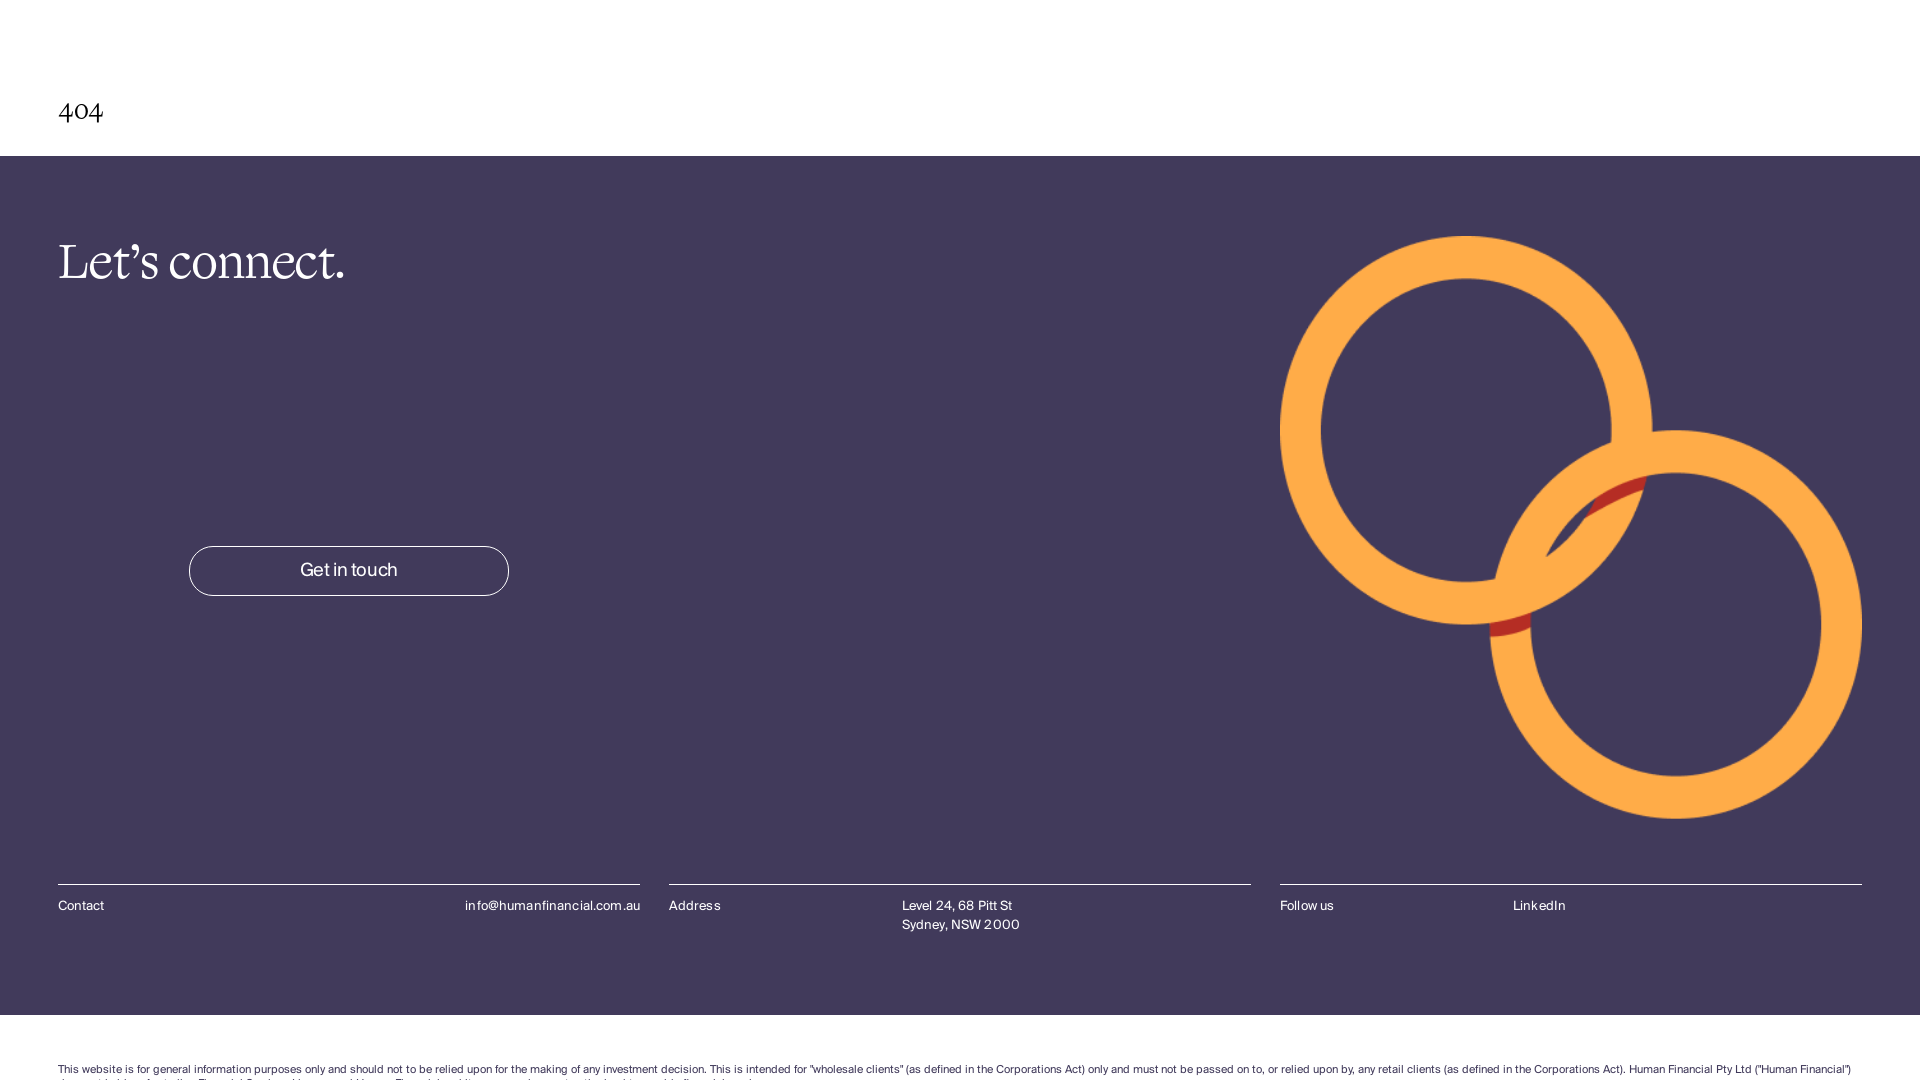 The height and width of the screenshot is (1080, 1920). Describe the element at coordinates (552, 906) in the screenshot. I see `'info@humanfinancial.com.au'` at that location.